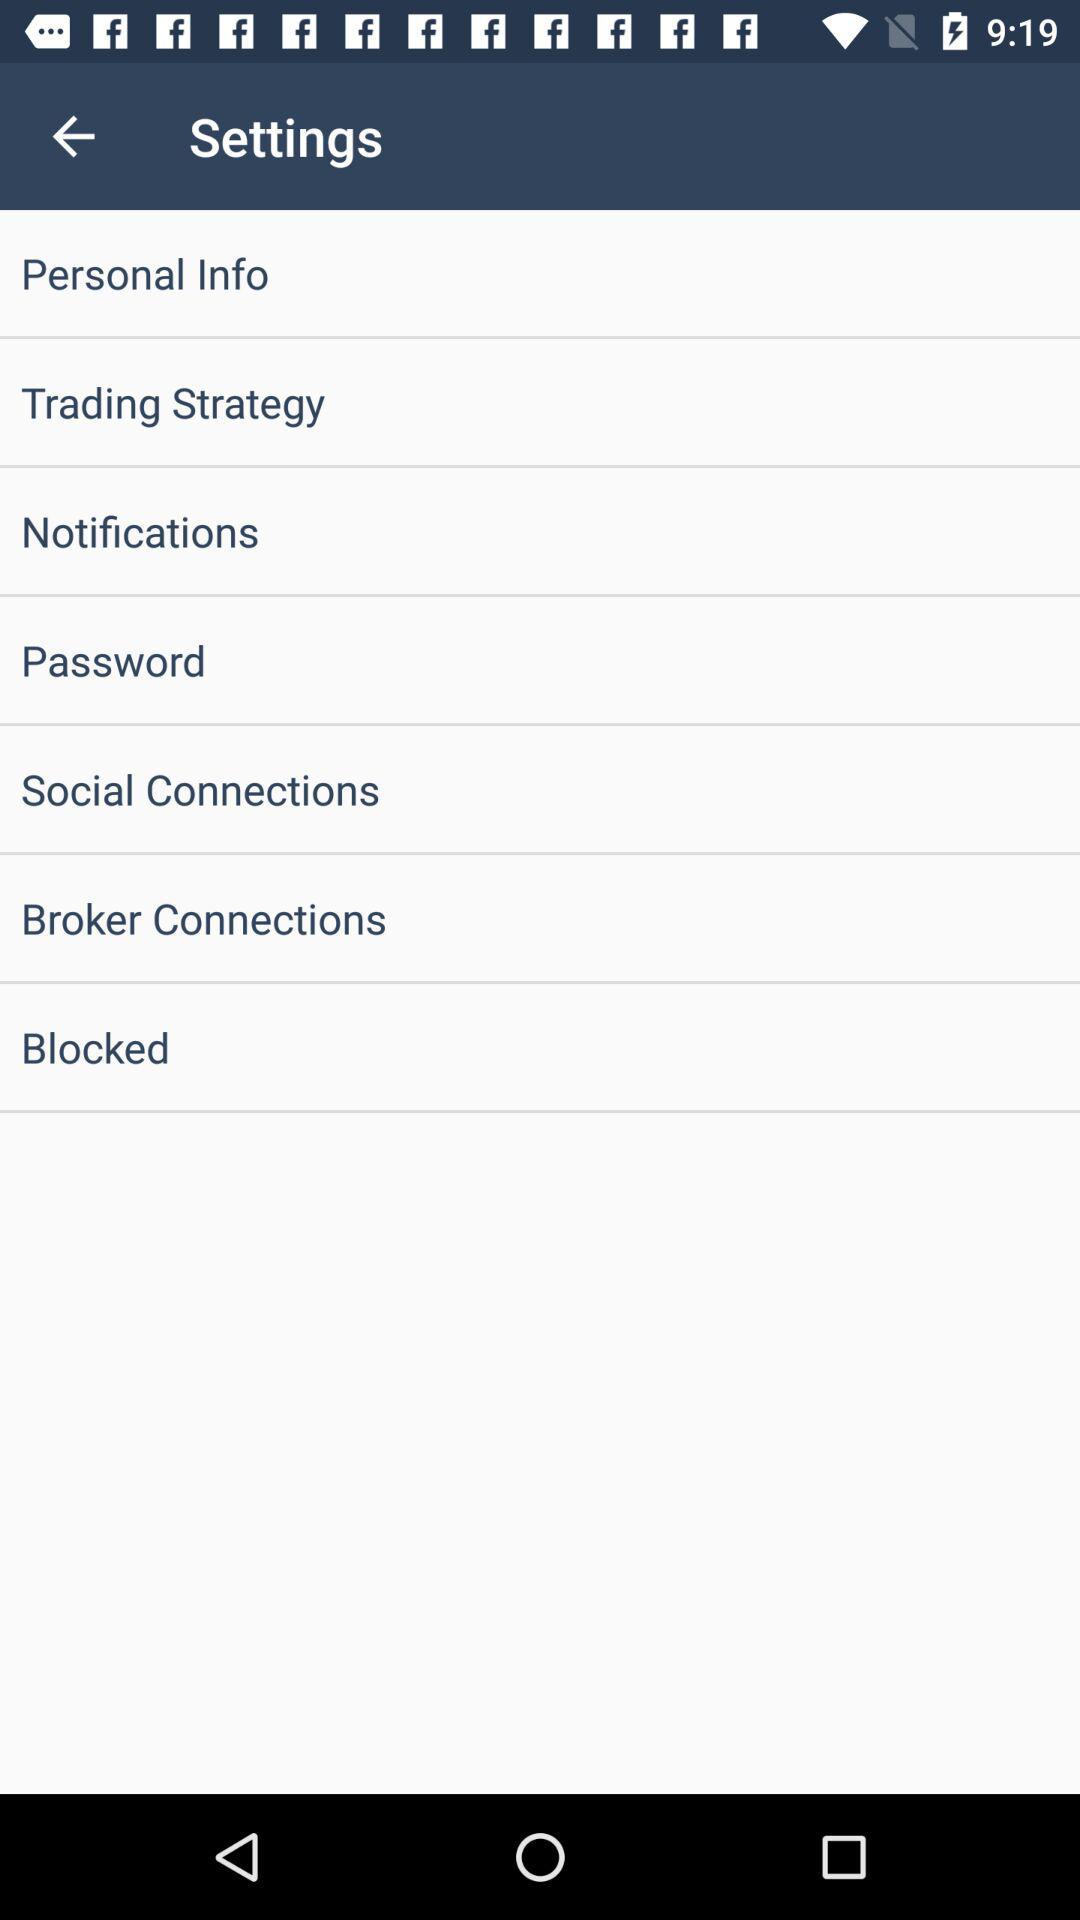 The image size is (1080, 1920). What do you see at coordinates (540, 660) in the screenshot?
I see `the password` at bounding box center [540, 660].